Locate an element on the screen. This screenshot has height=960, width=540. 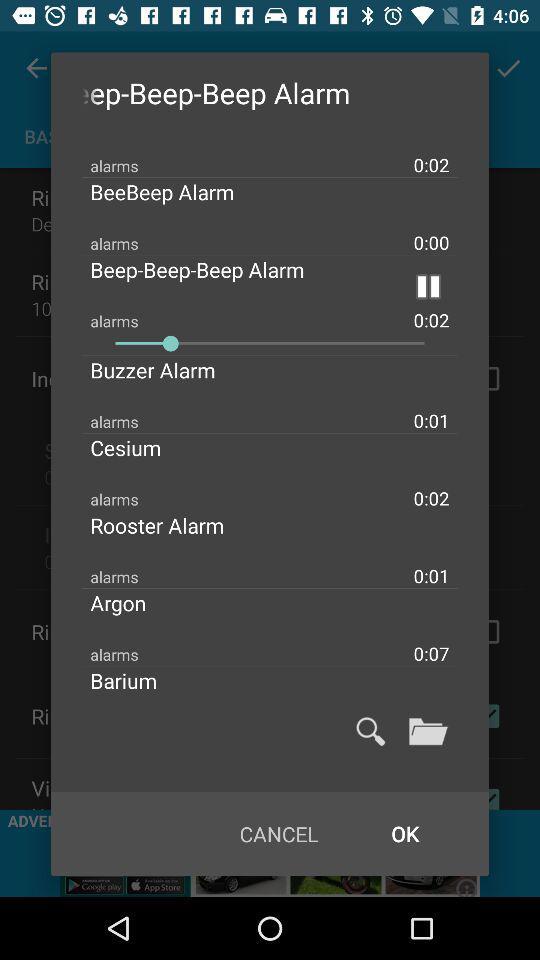
item to the right of the cancel icon is located at coordinates (405, 834).